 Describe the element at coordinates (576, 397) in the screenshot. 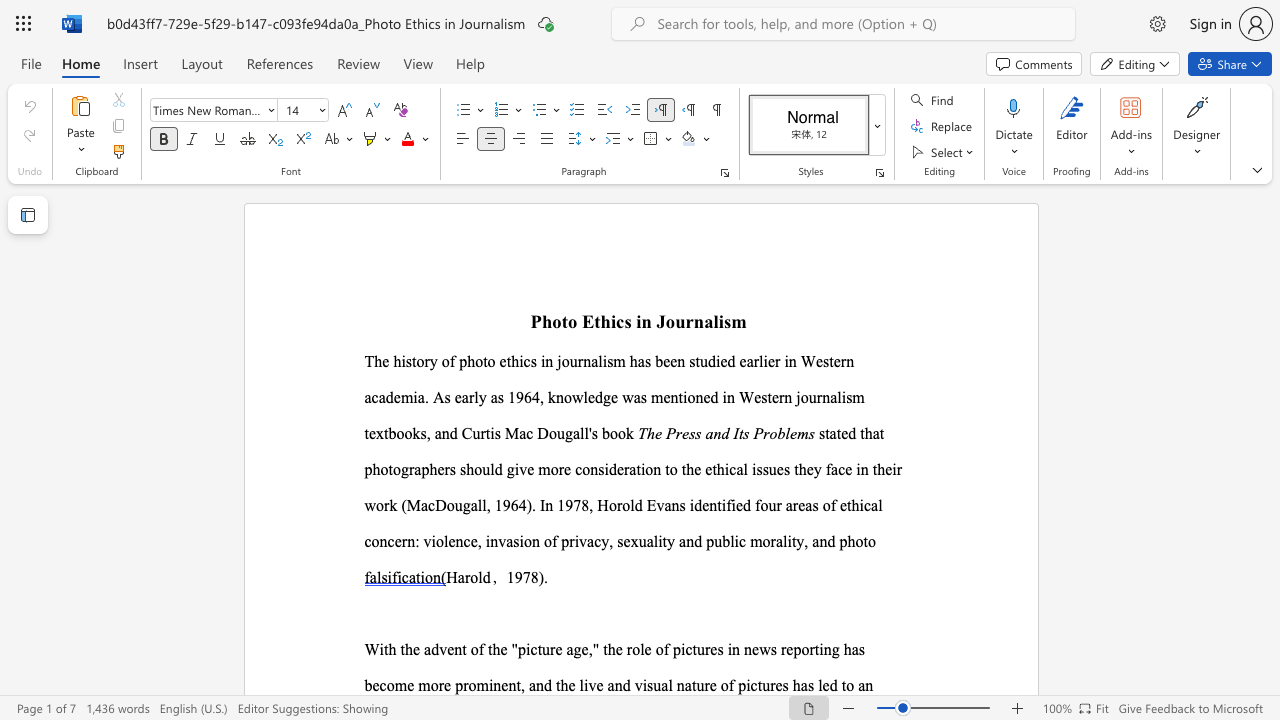

I see `the 1th character "w" in the text` at that location.